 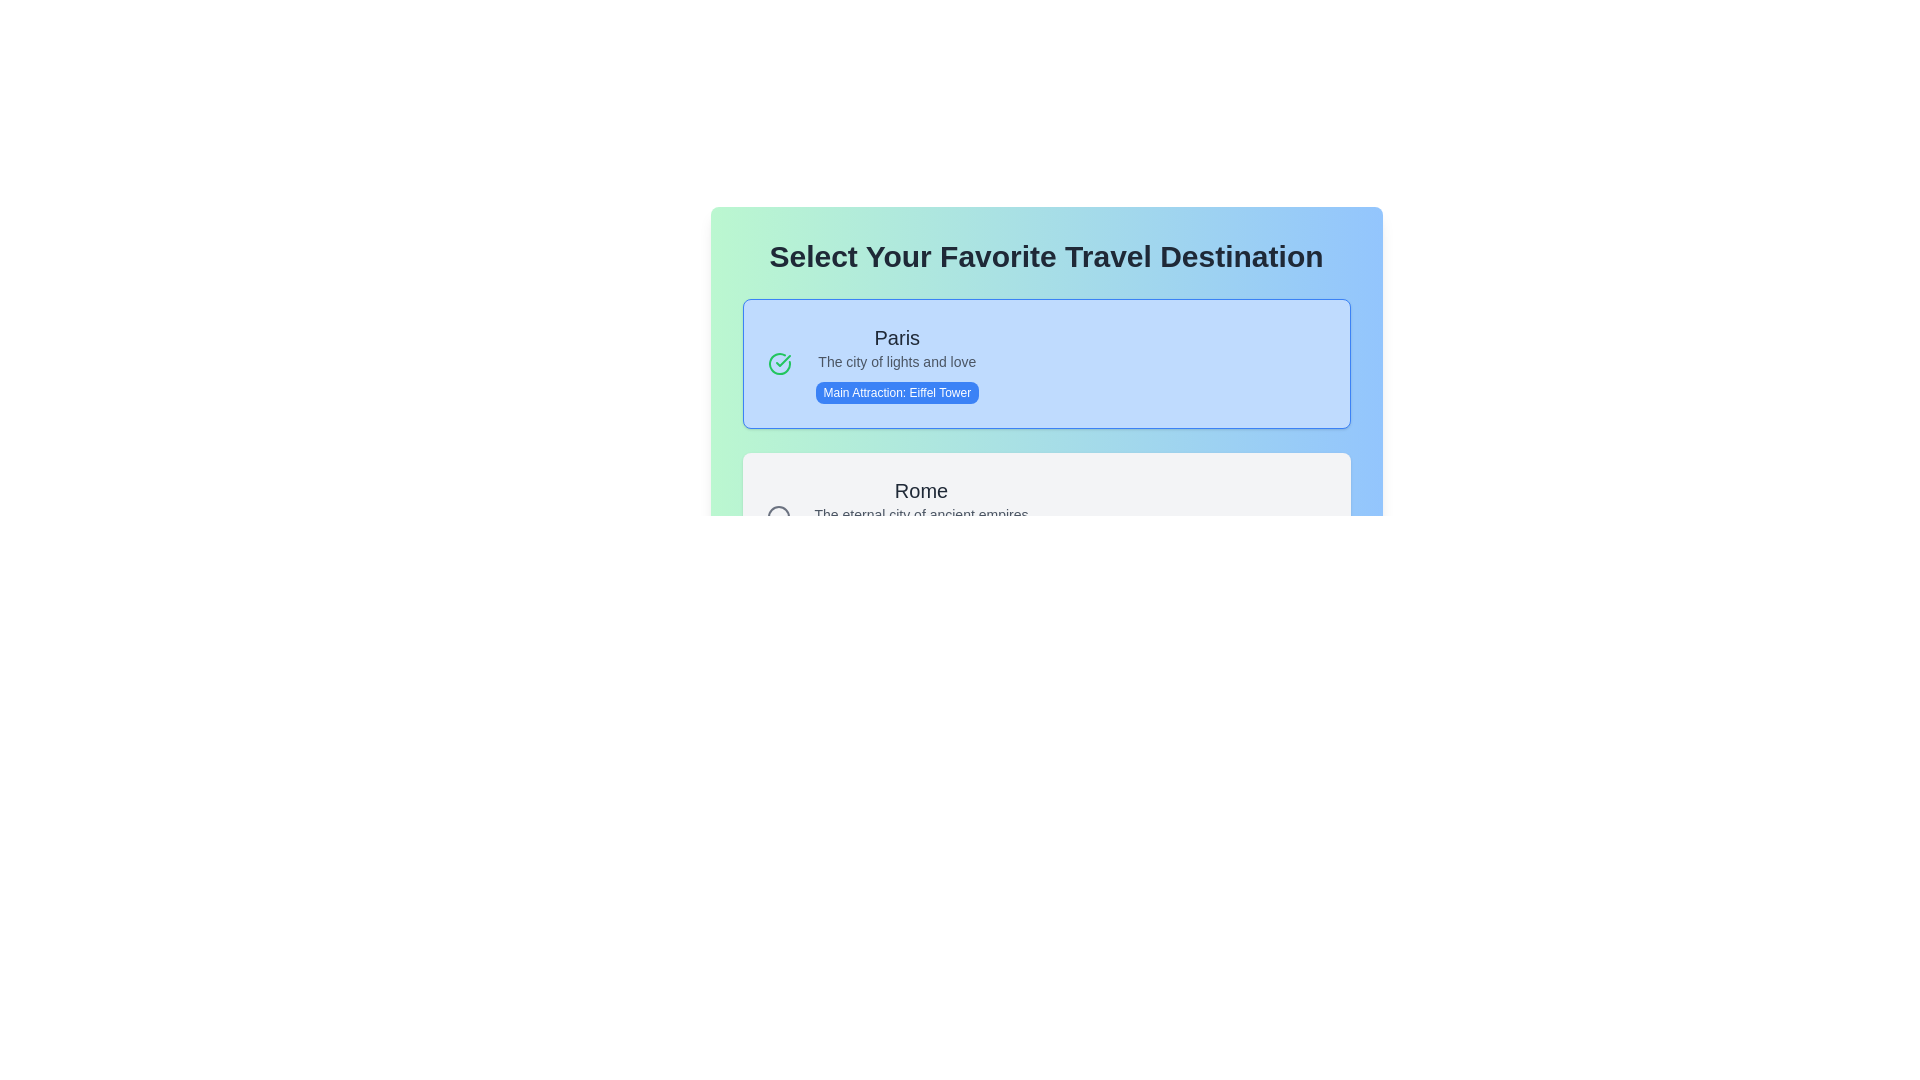 What do you see at coordinates (777, 515) in the screenshot?
I see `the circular SVG graphic element with a gray border next to the text 'Rome.'` at bounding box center [777, 515].